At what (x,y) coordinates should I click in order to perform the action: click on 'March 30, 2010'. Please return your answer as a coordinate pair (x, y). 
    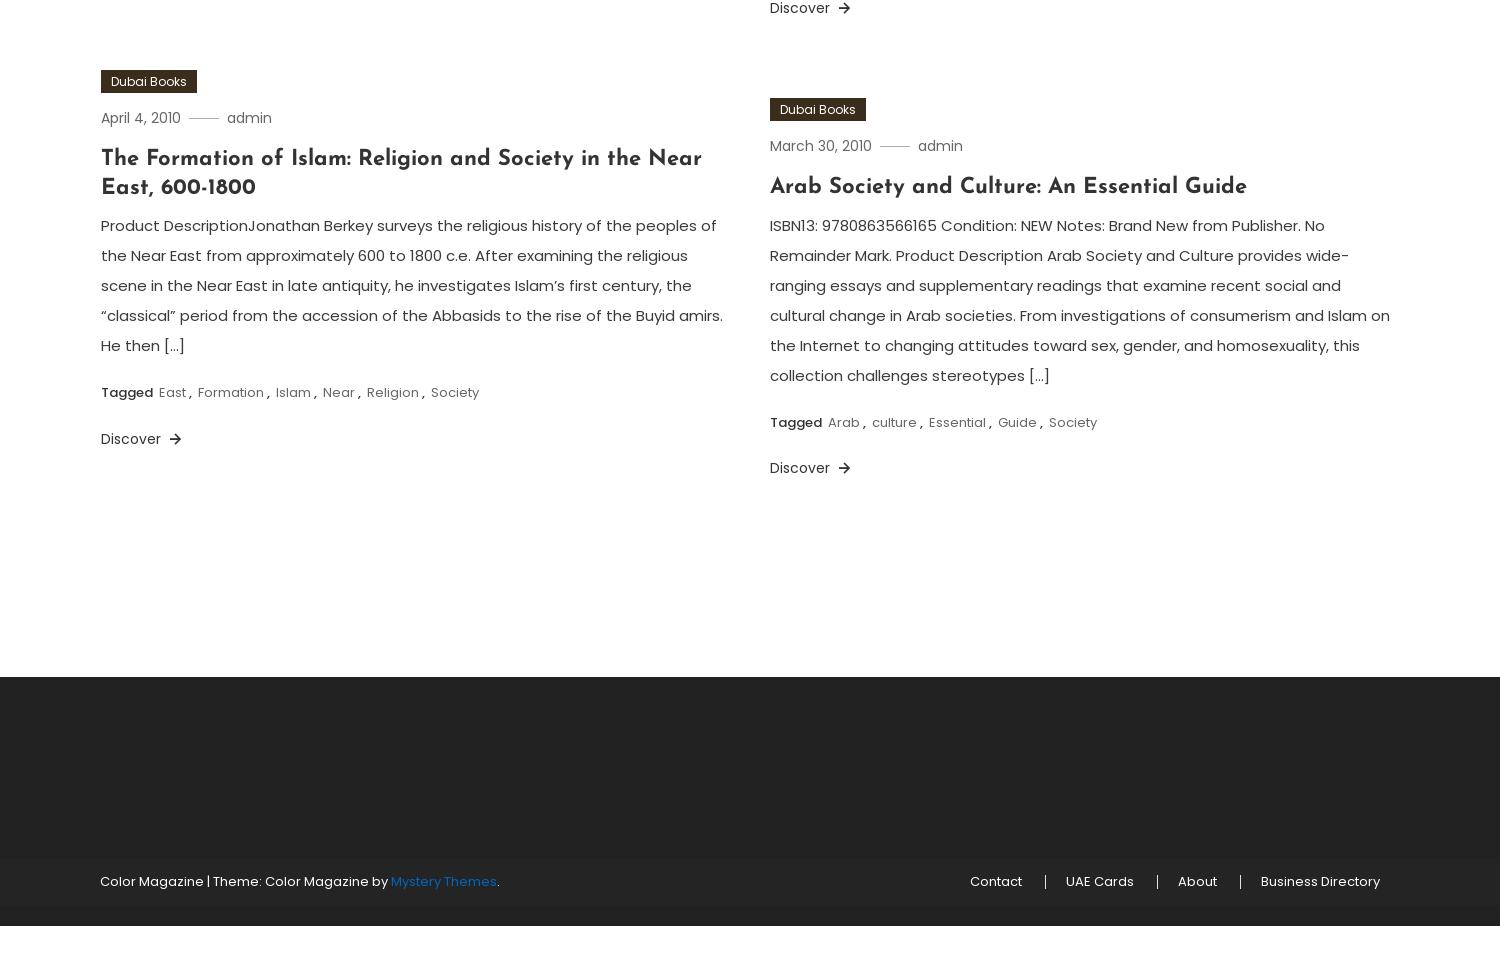
    Looking at the image, I should click on (769, 145).